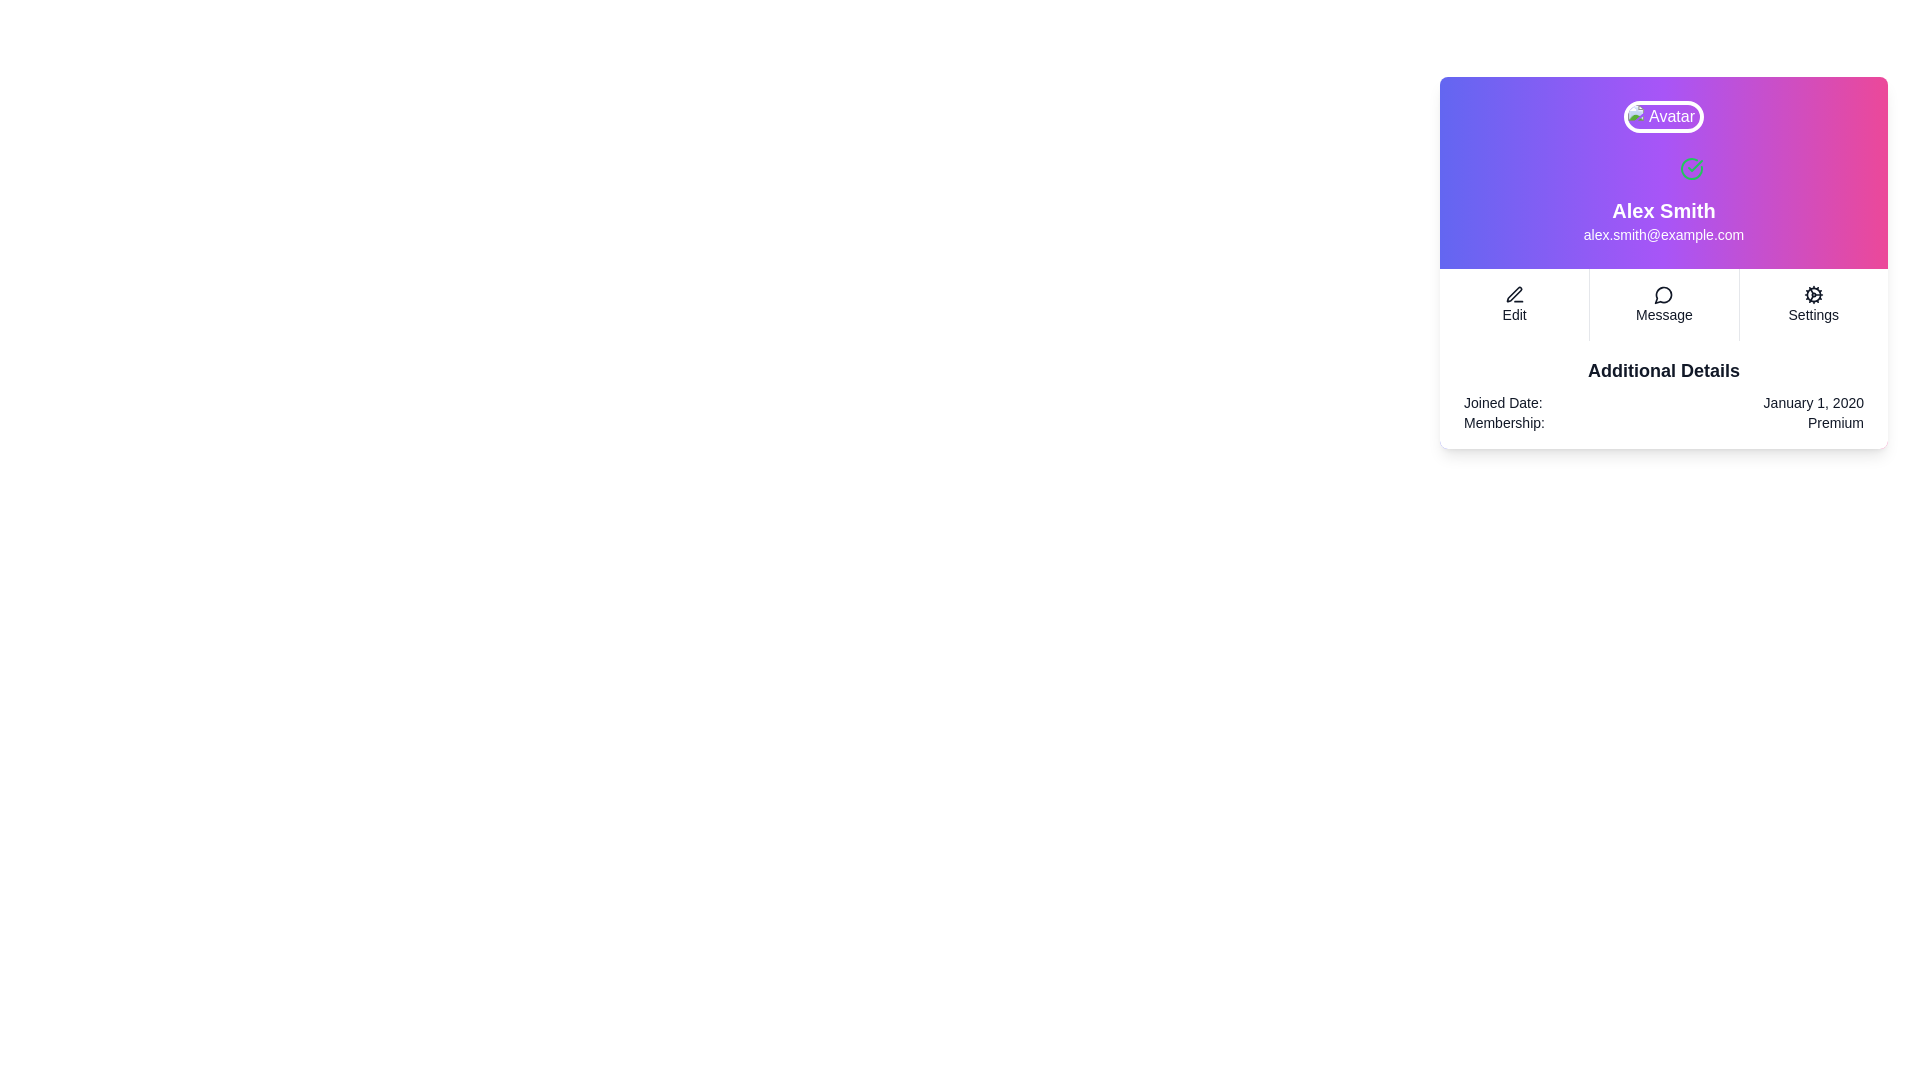 Image resolution: width=1920 pixels, height=1080 pixels. I want to click on the email address text label 'alex.smith@example.com' which is located below the name 'Alex Smith' within the user profile card, so click(1664, 234).